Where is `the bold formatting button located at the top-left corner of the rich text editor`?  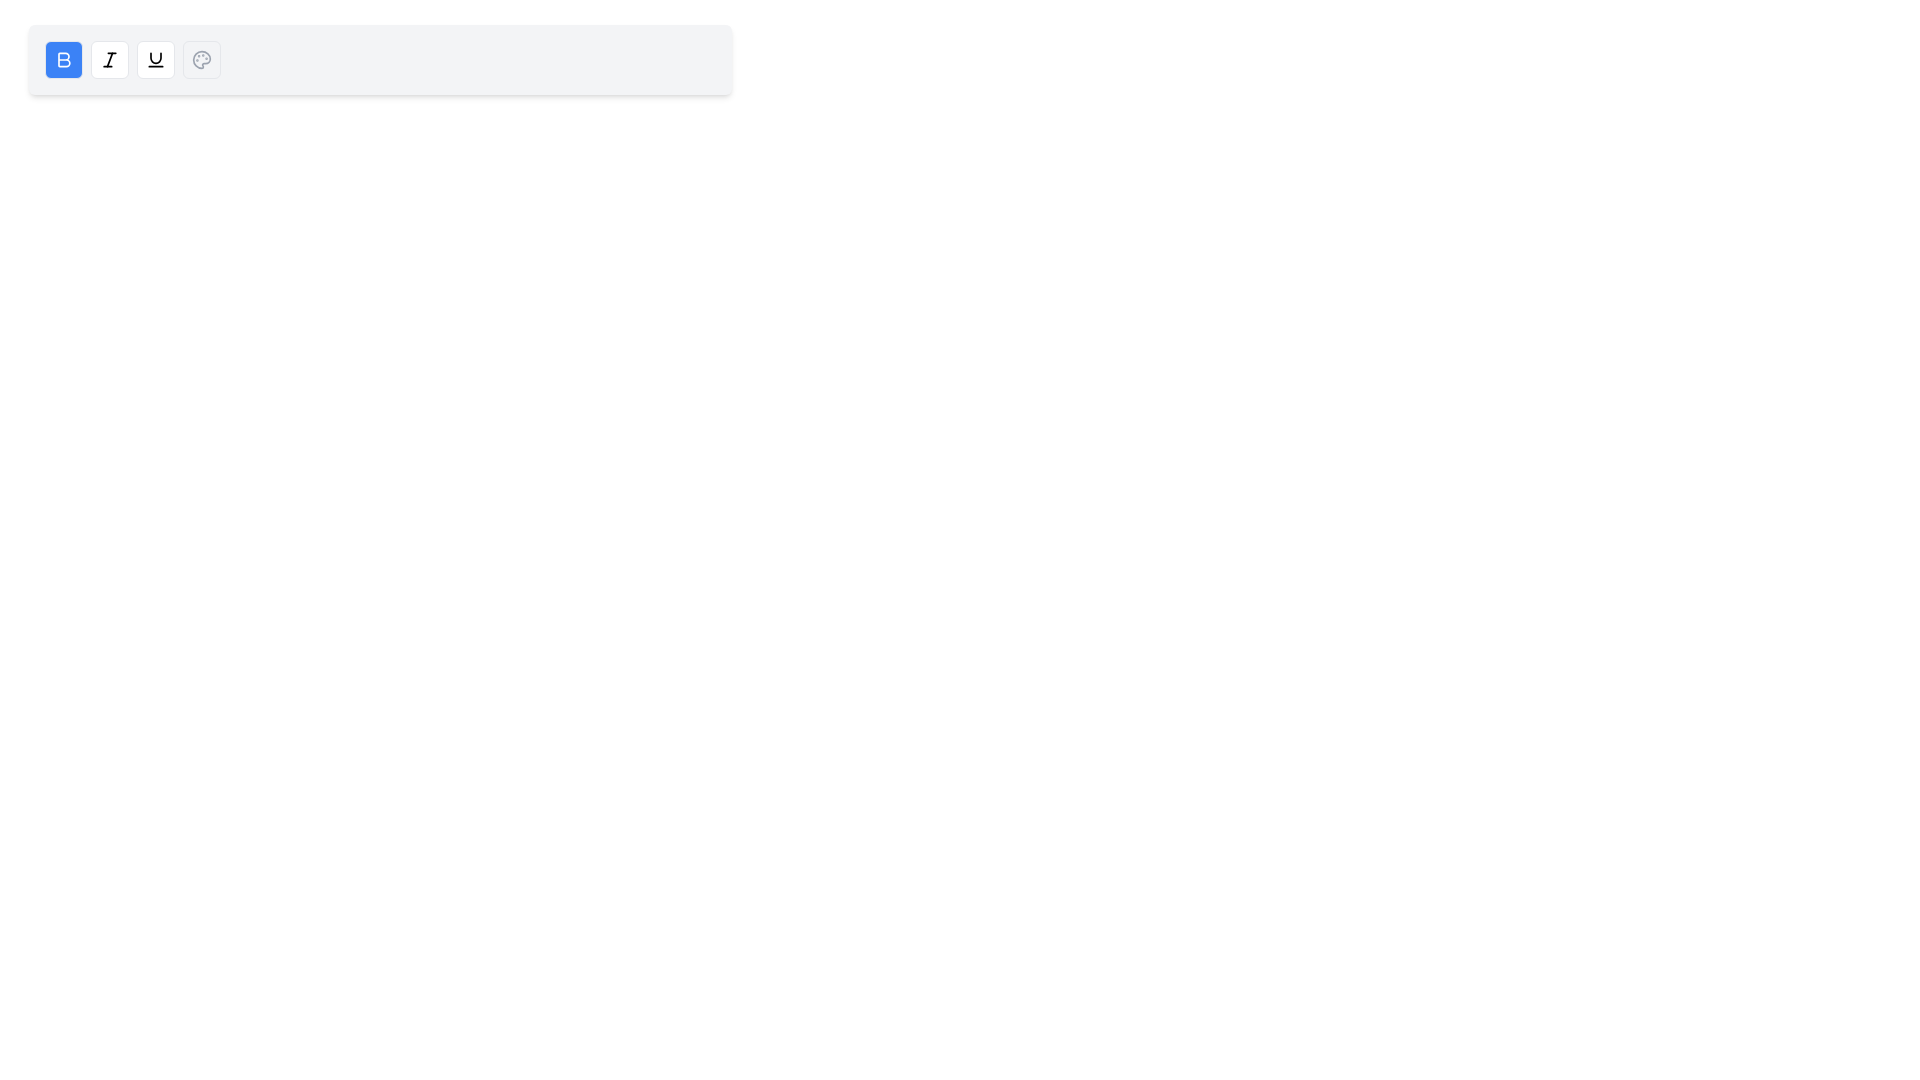 the bold formatting button located at the top-left corner of the rich text editor is located at coordinates (63, 59).